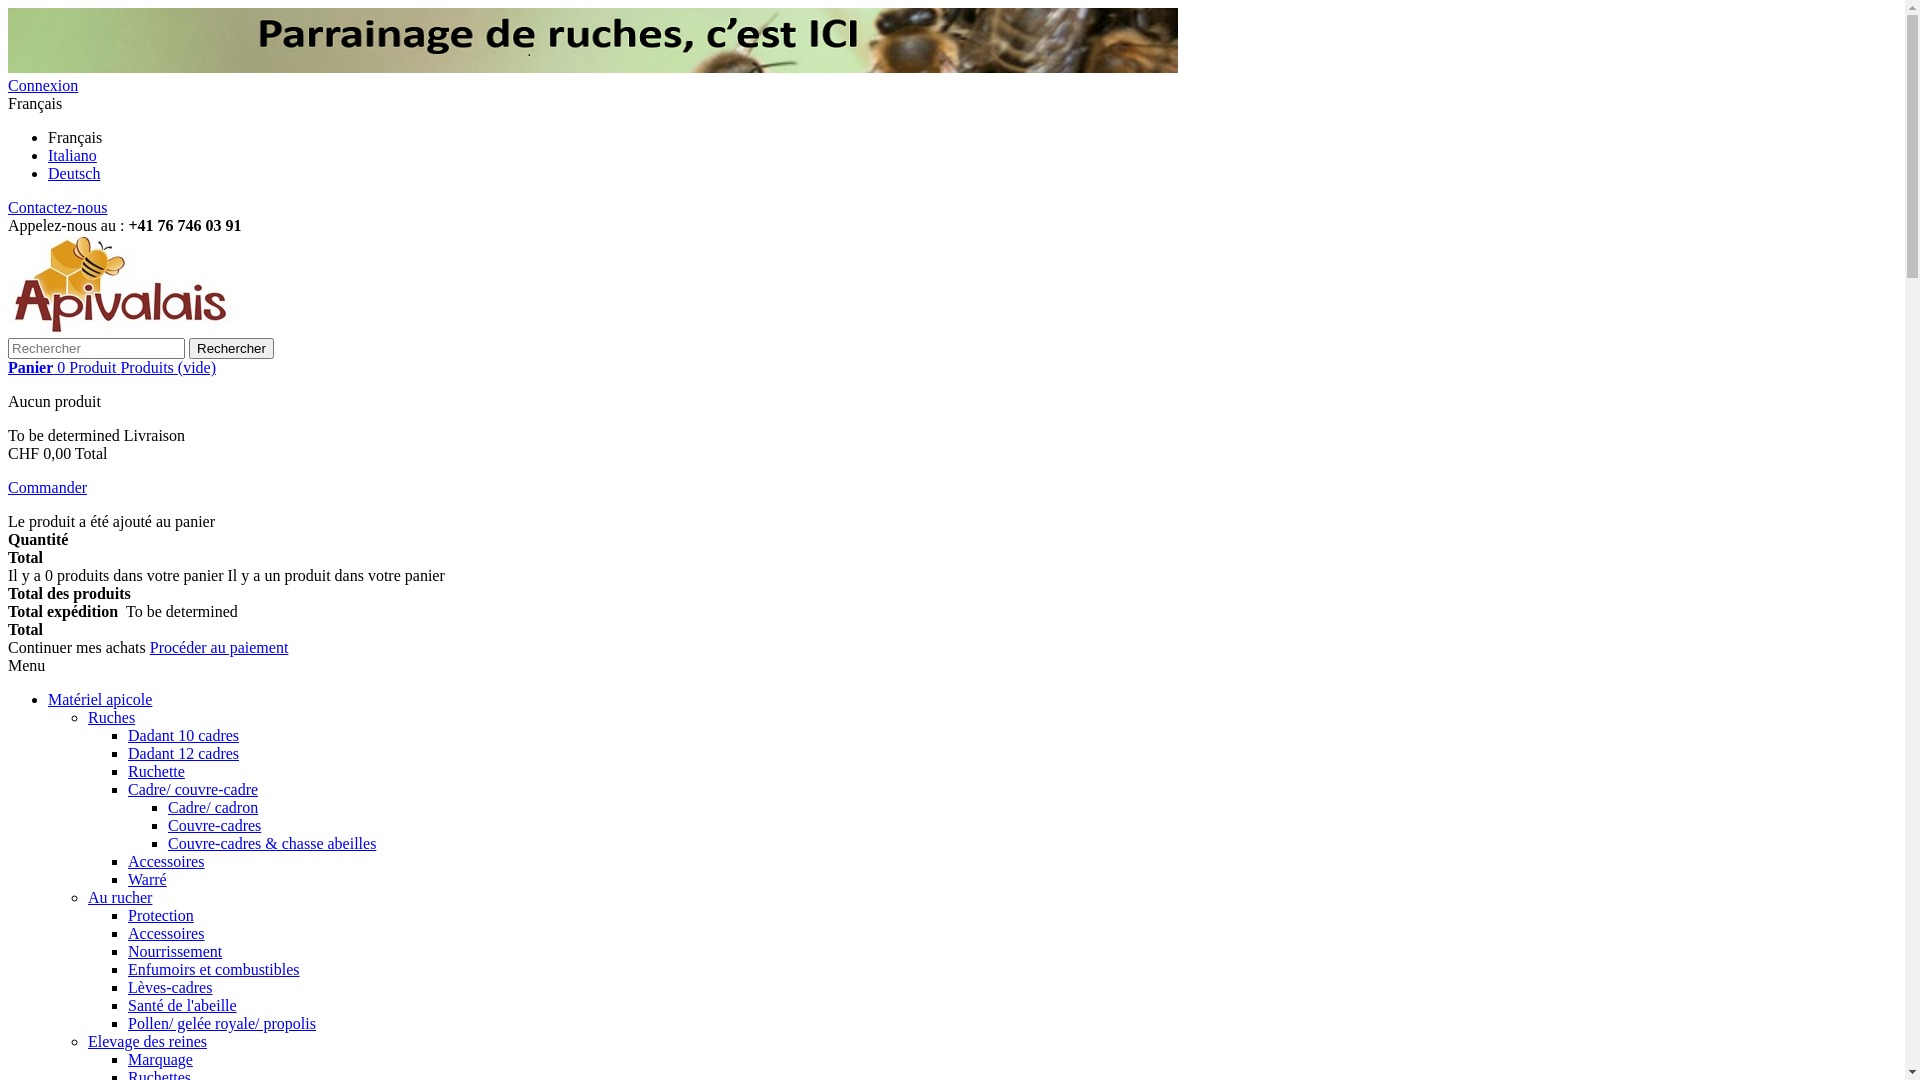 Image resolution: width=1920 pixels, height=1080 pixels. What do you see at coordinates (127, 753) in the screenshot?
I see `'Dadant 12 cadres'` at bounding box center [127, 753].